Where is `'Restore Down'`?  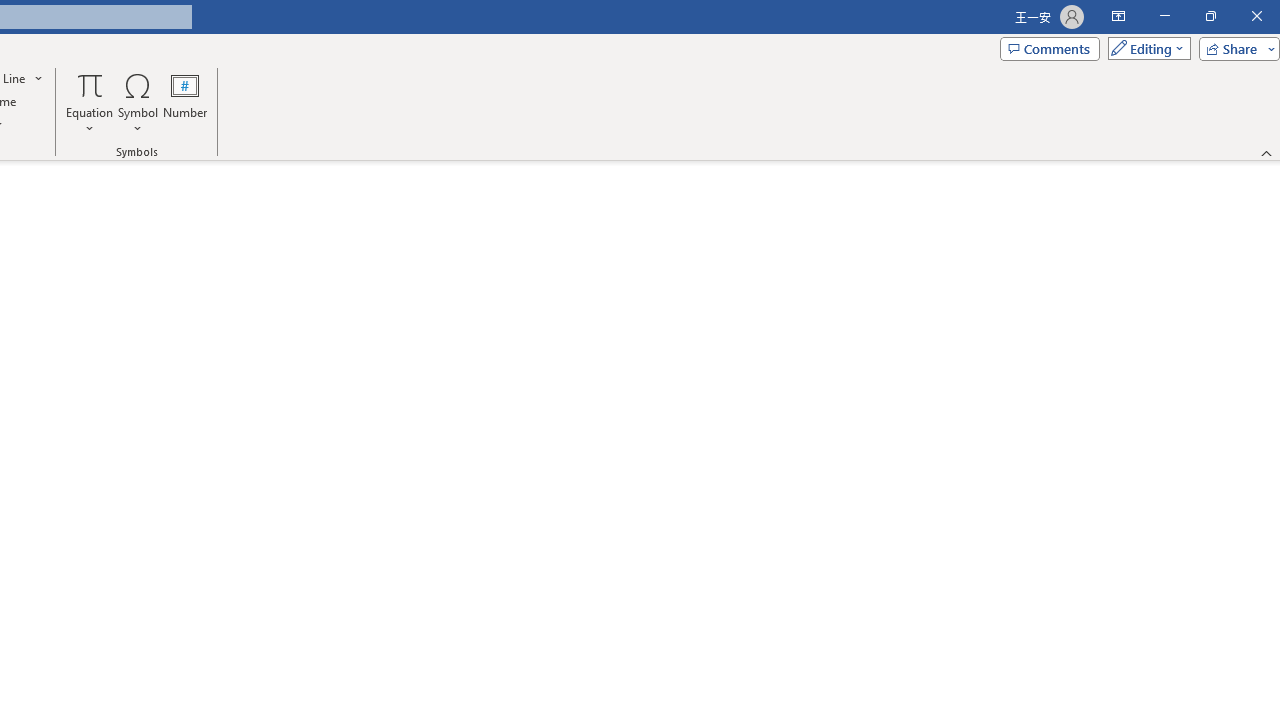 'Restore Down' is located at coordinates (1209, 16).